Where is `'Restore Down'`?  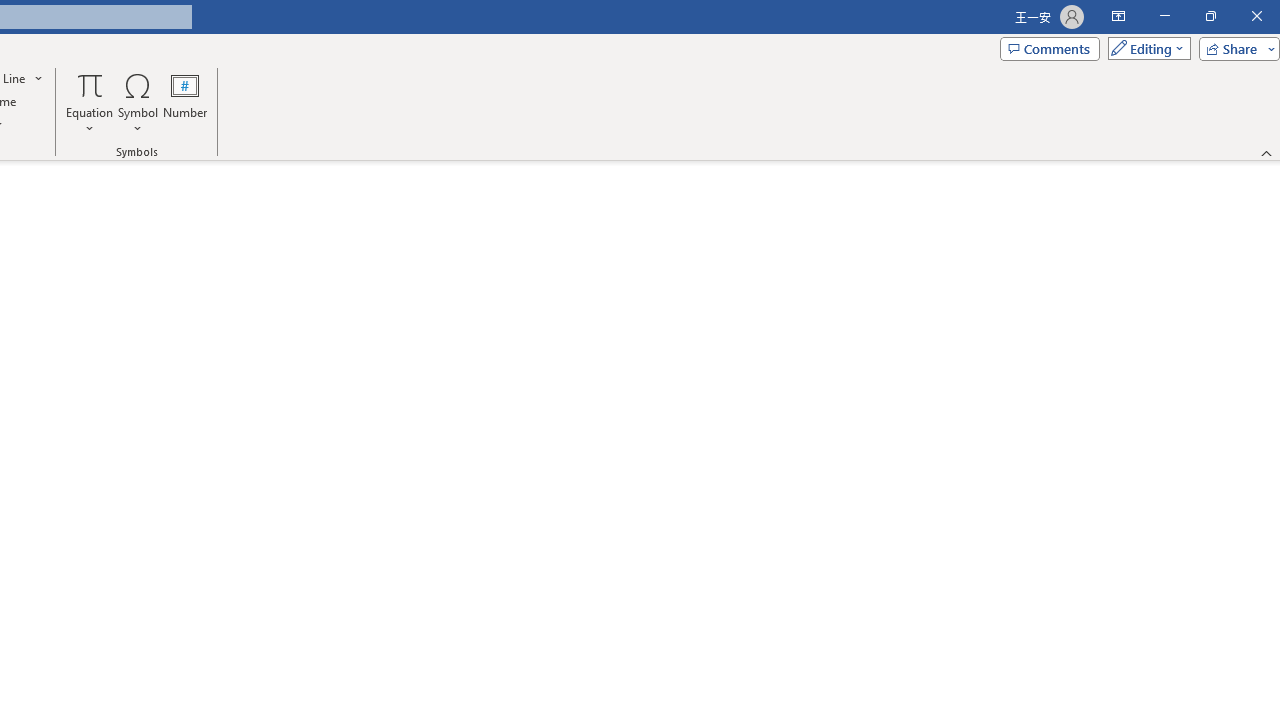 'Restore Down' is located at coordinates (1209, 16).